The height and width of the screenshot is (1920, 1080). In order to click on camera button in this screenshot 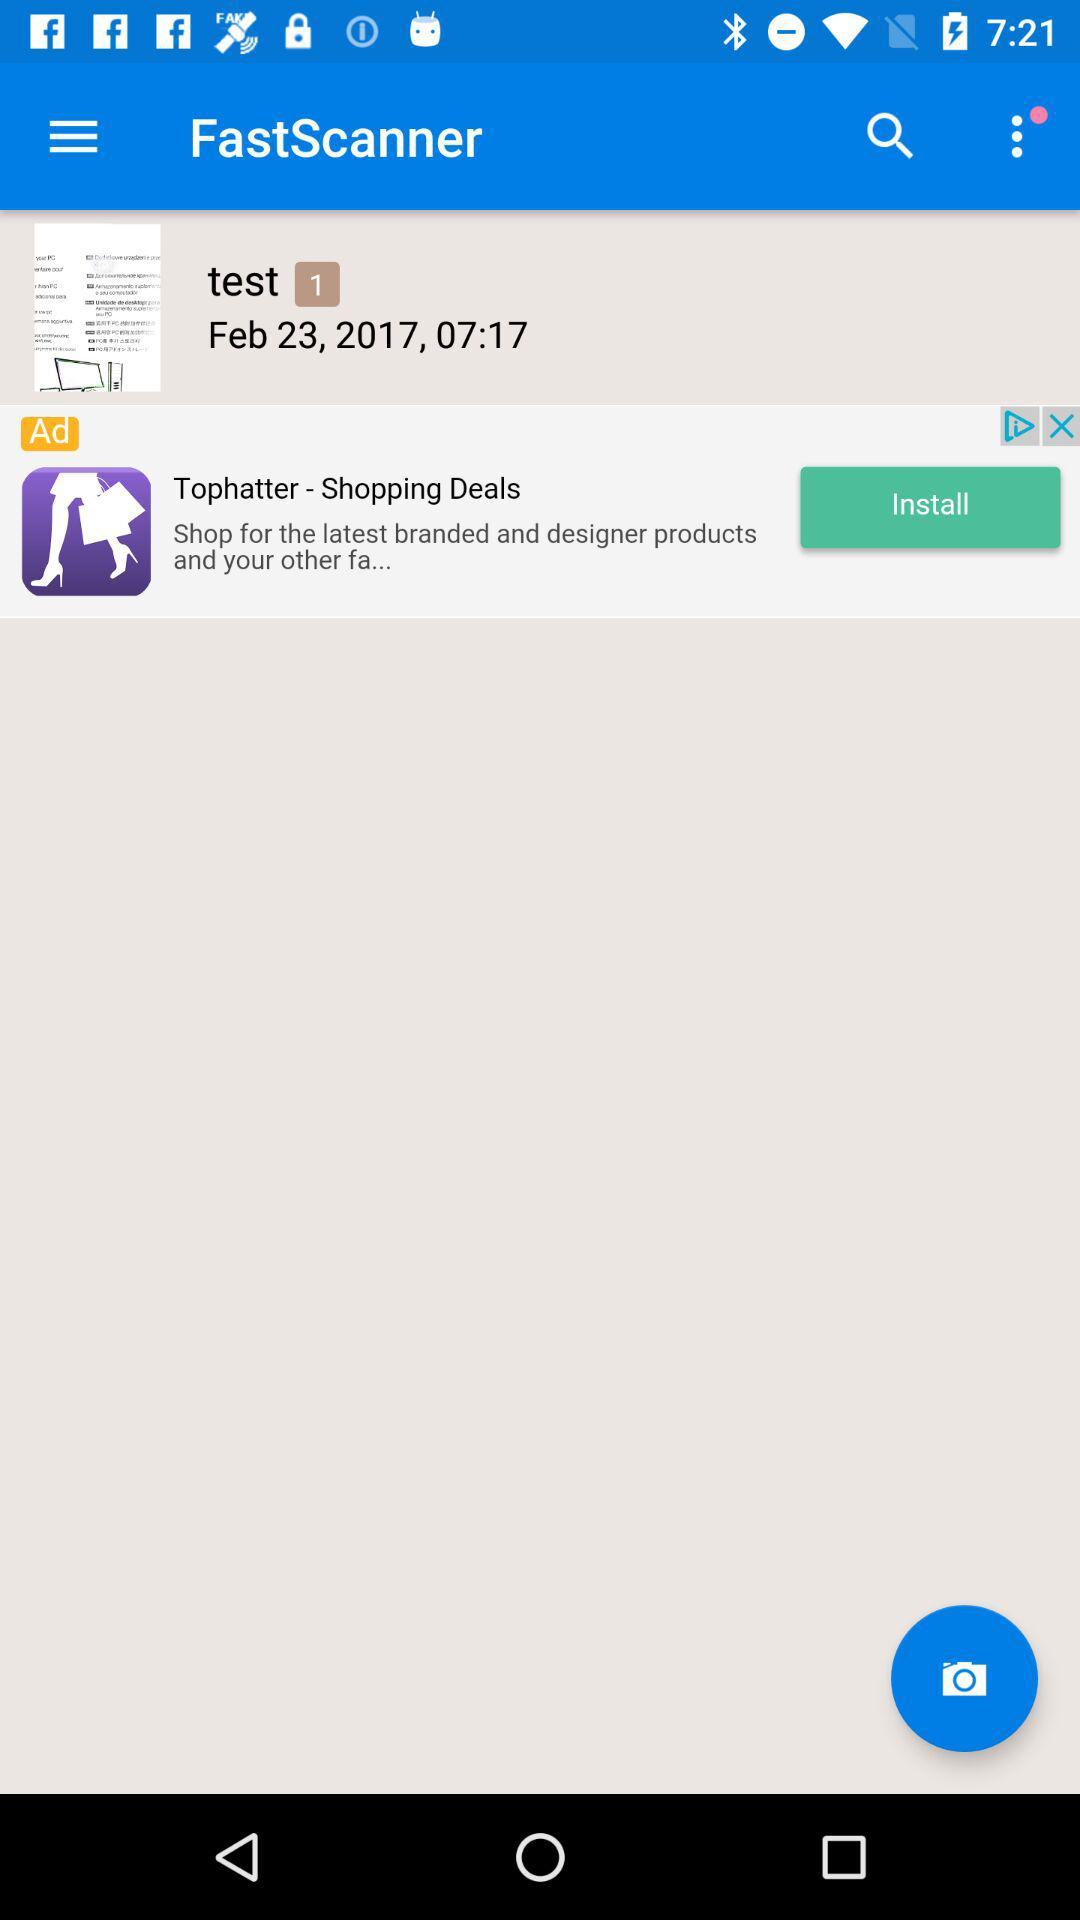, I will do `click(963, 1678)`.